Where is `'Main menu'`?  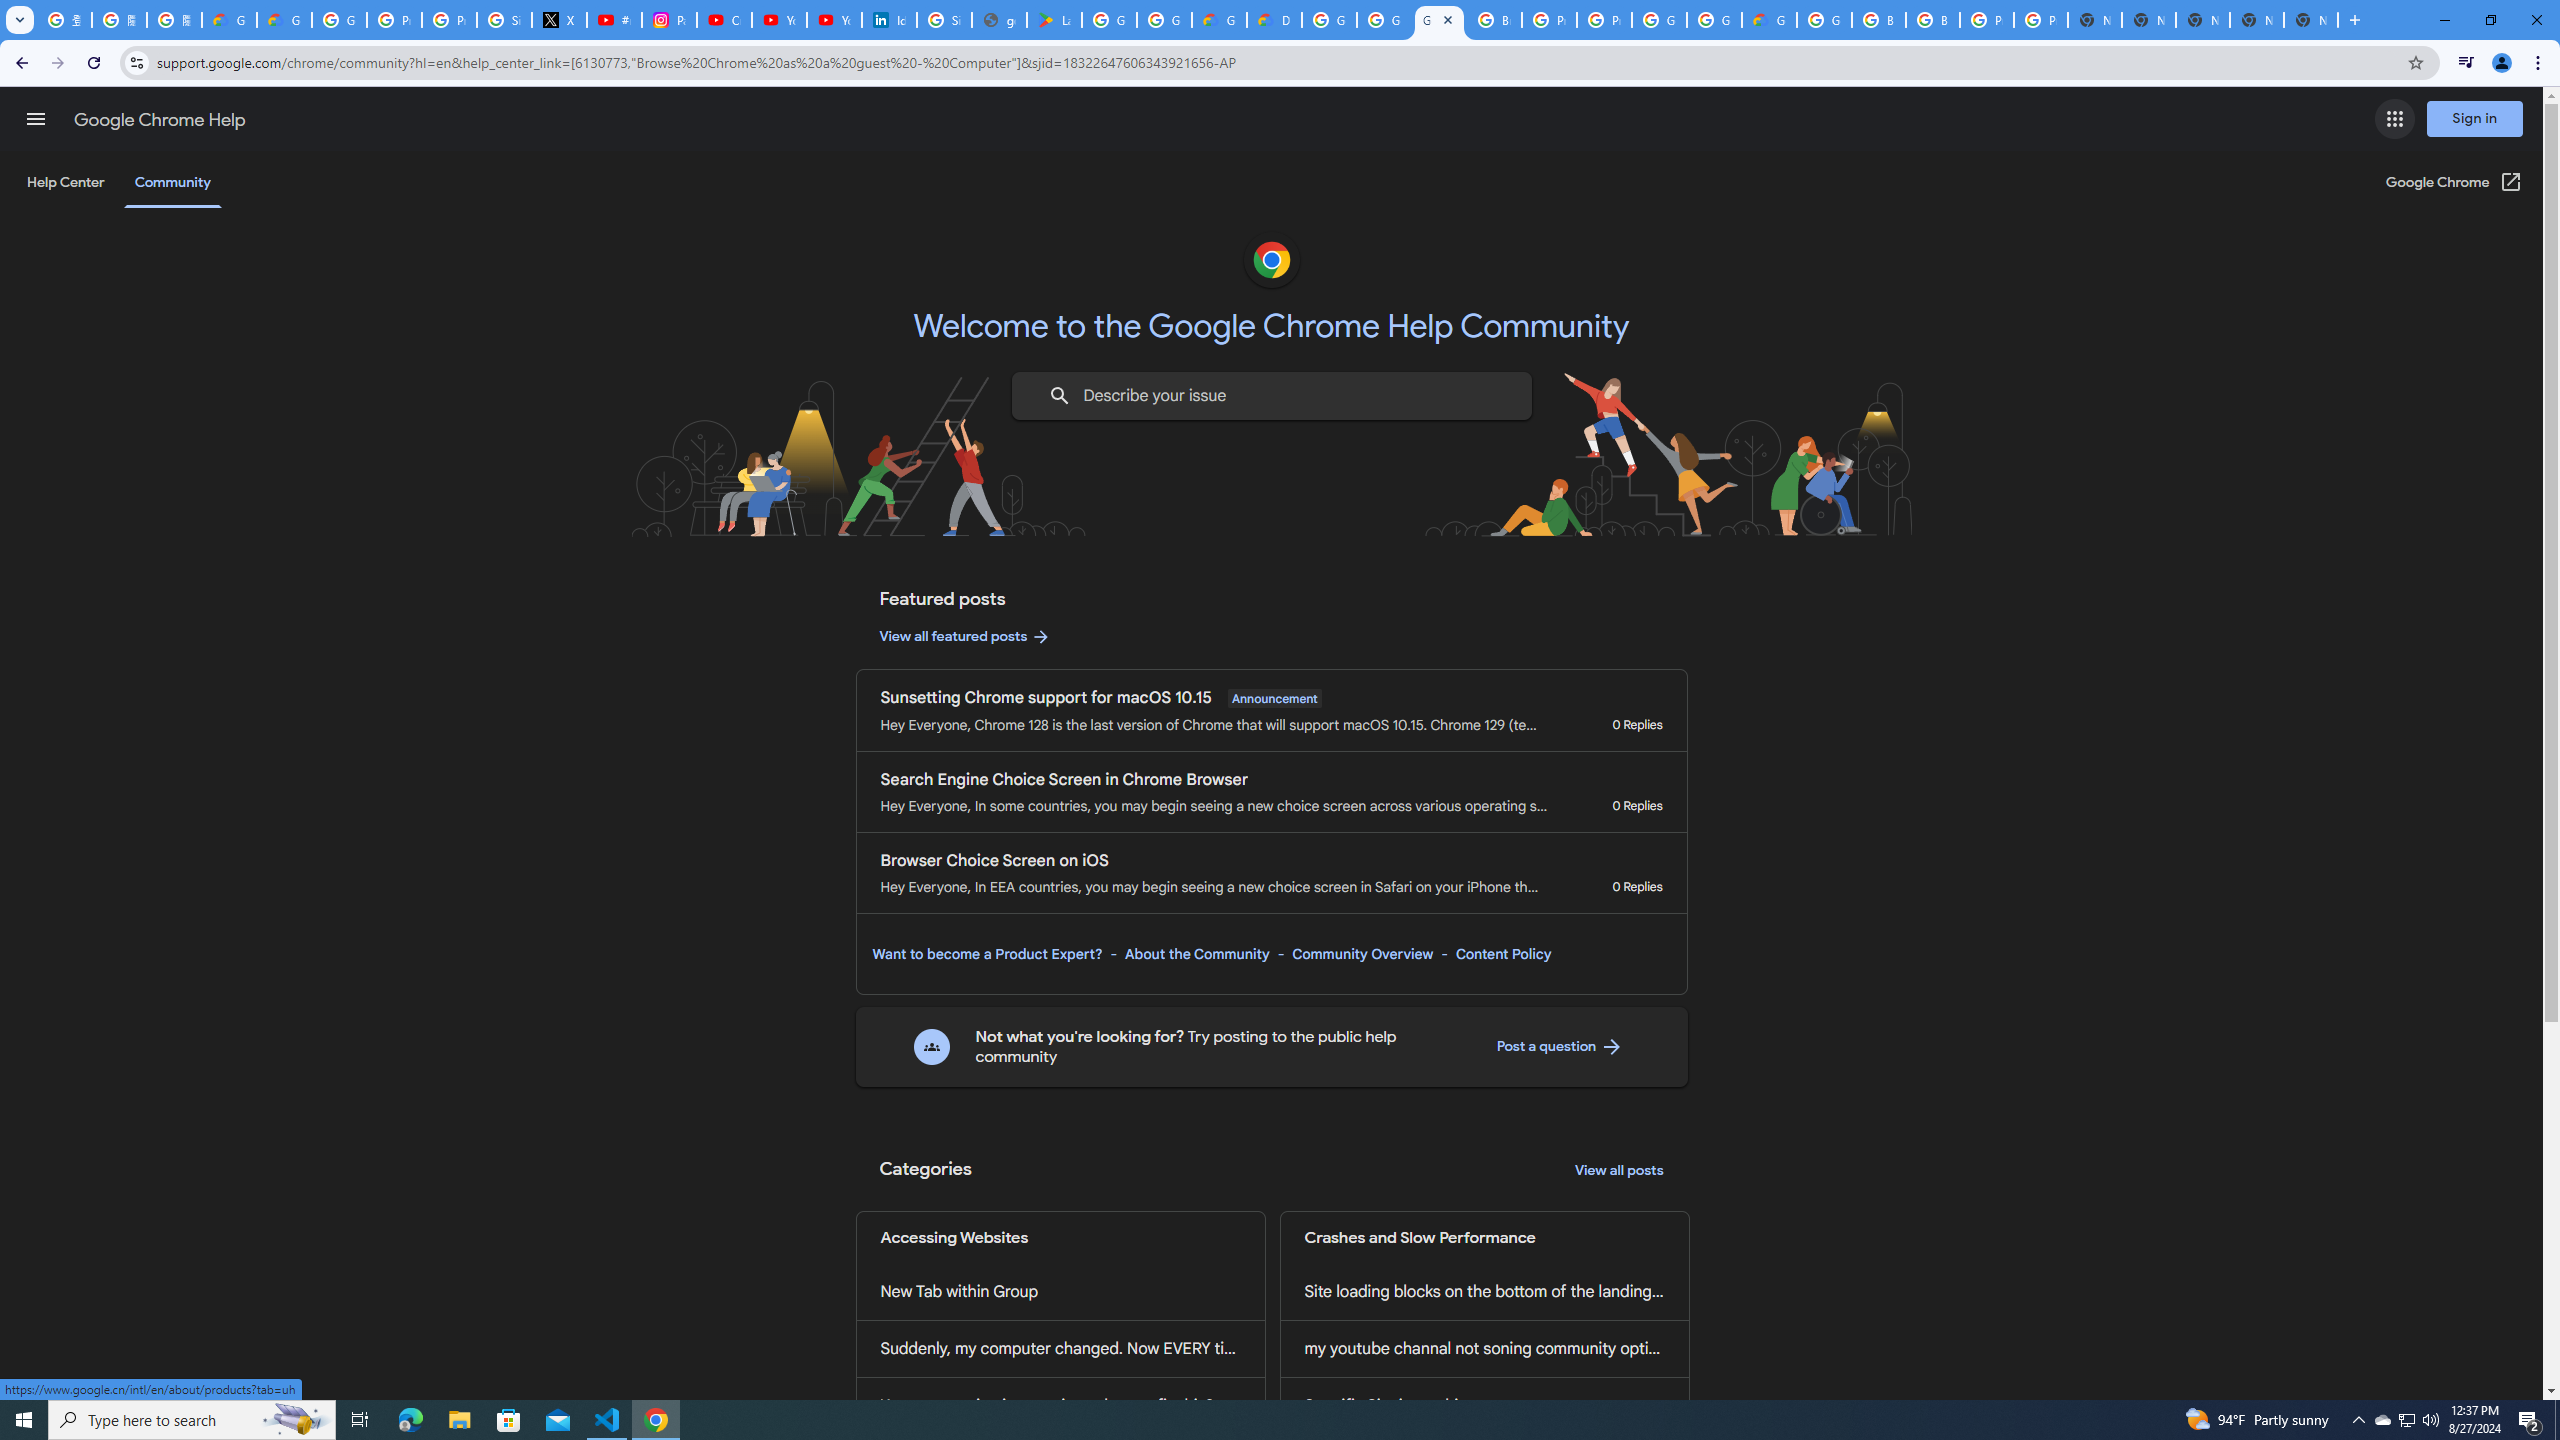 'Main menu' is located at coordinates (34, 118).